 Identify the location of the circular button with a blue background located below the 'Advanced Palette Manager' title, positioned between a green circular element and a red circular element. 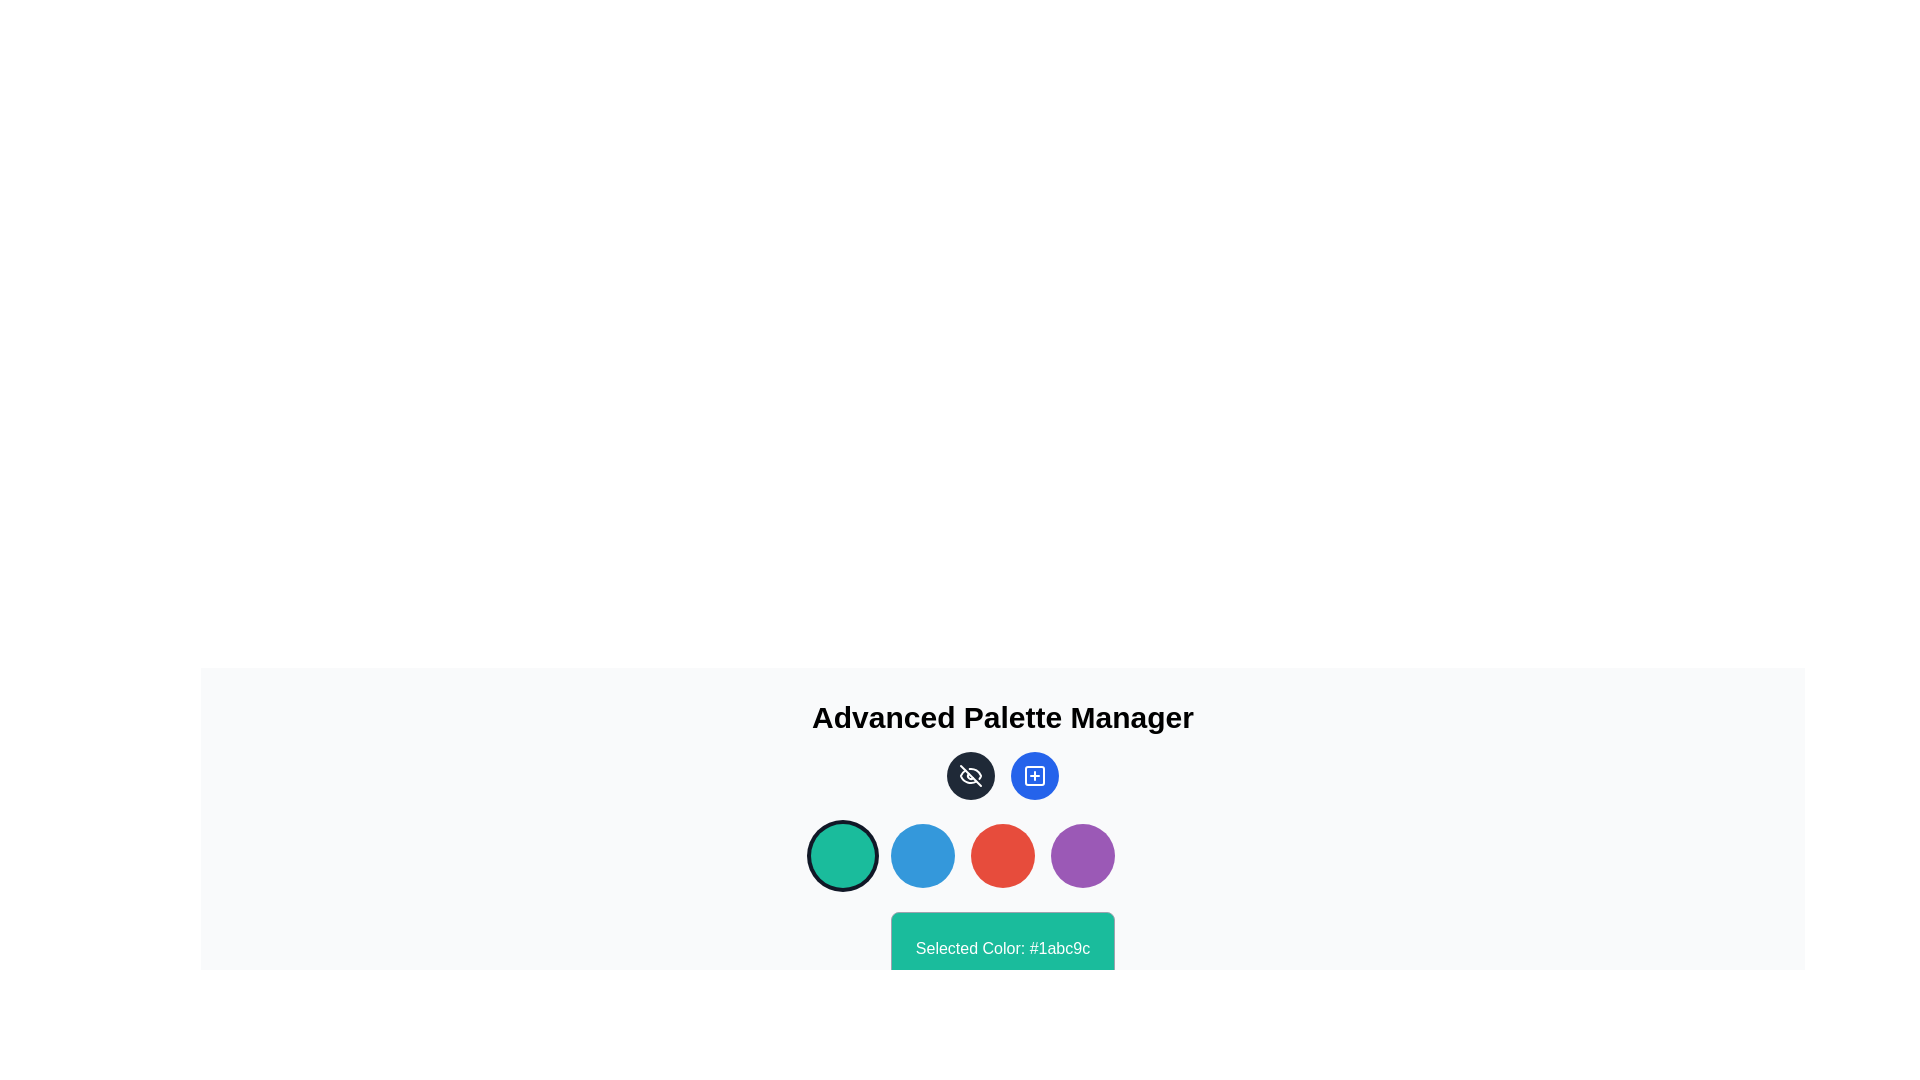
(921, 855).